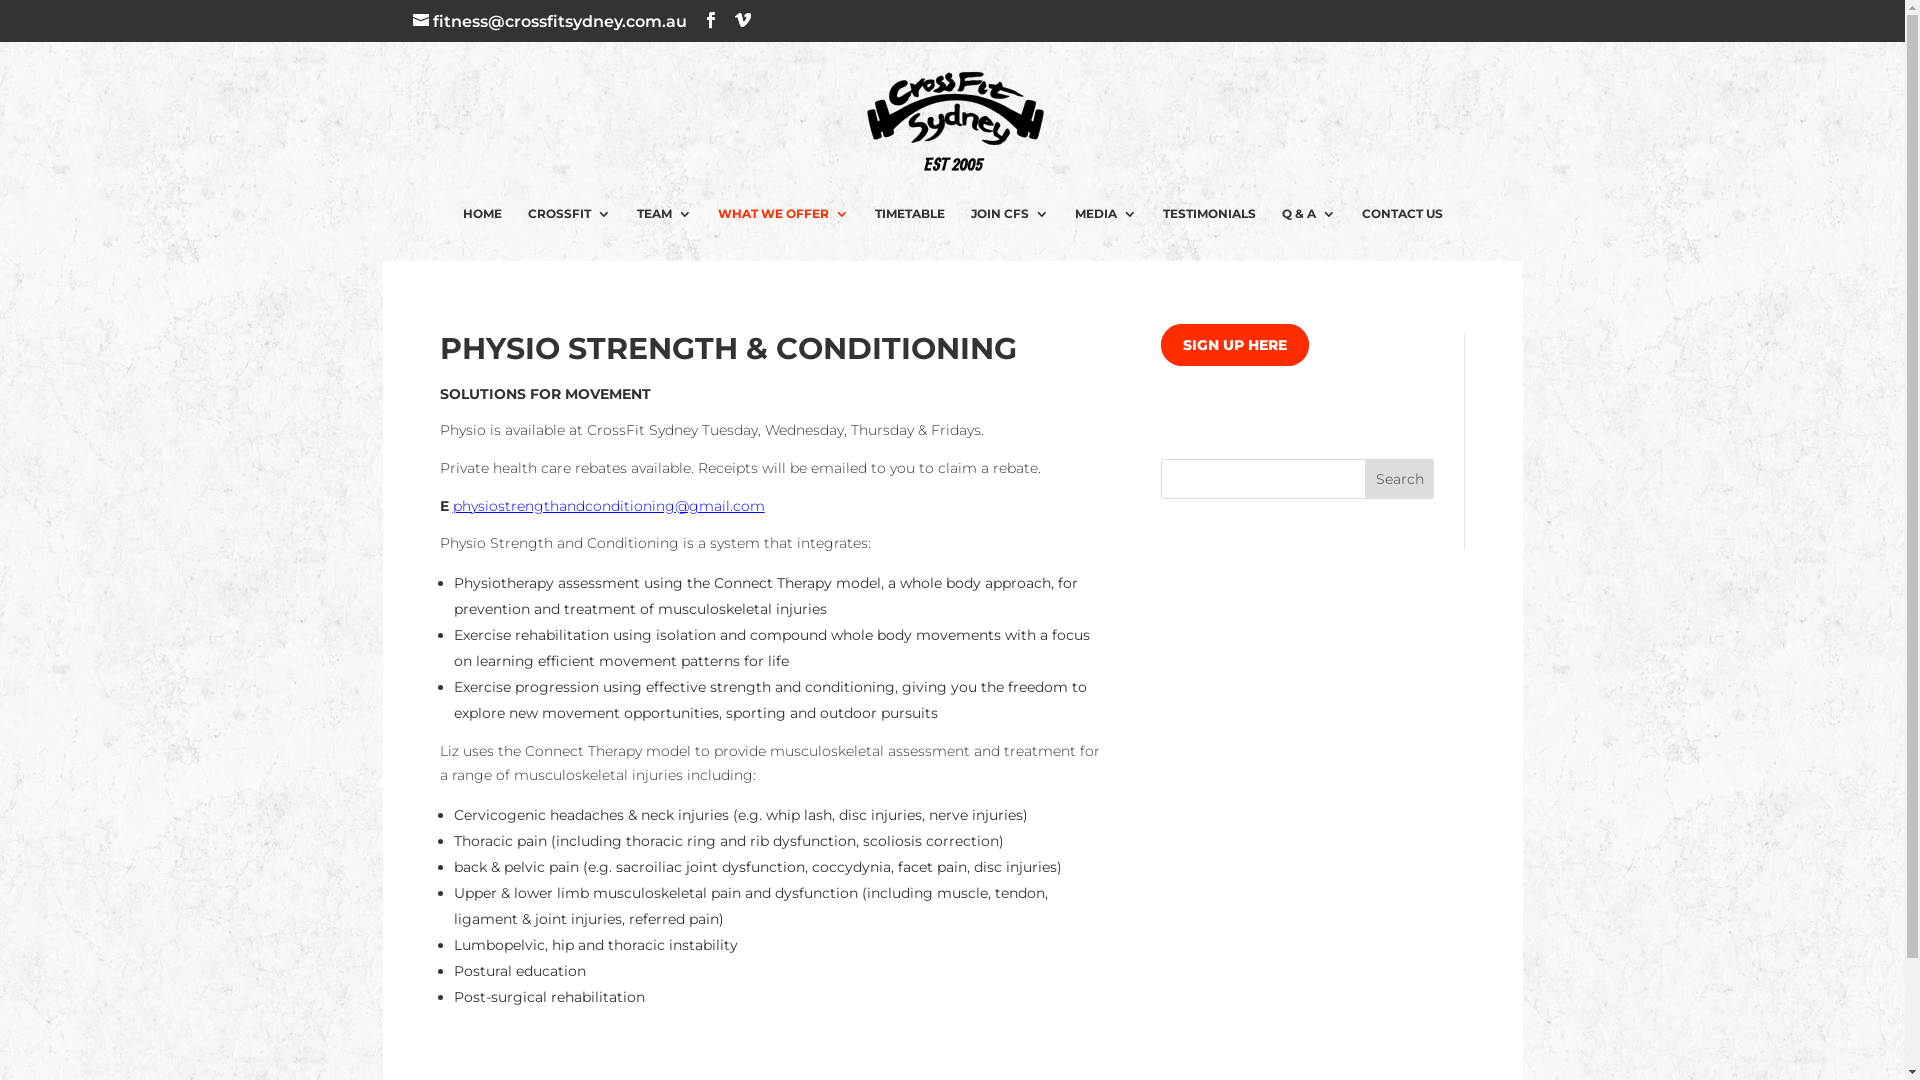 The image size is (1920, 1080). What do you see at coordinates (460, 219) in the screenshot?
I see `'HOME'` at bounding box center [460, 219].